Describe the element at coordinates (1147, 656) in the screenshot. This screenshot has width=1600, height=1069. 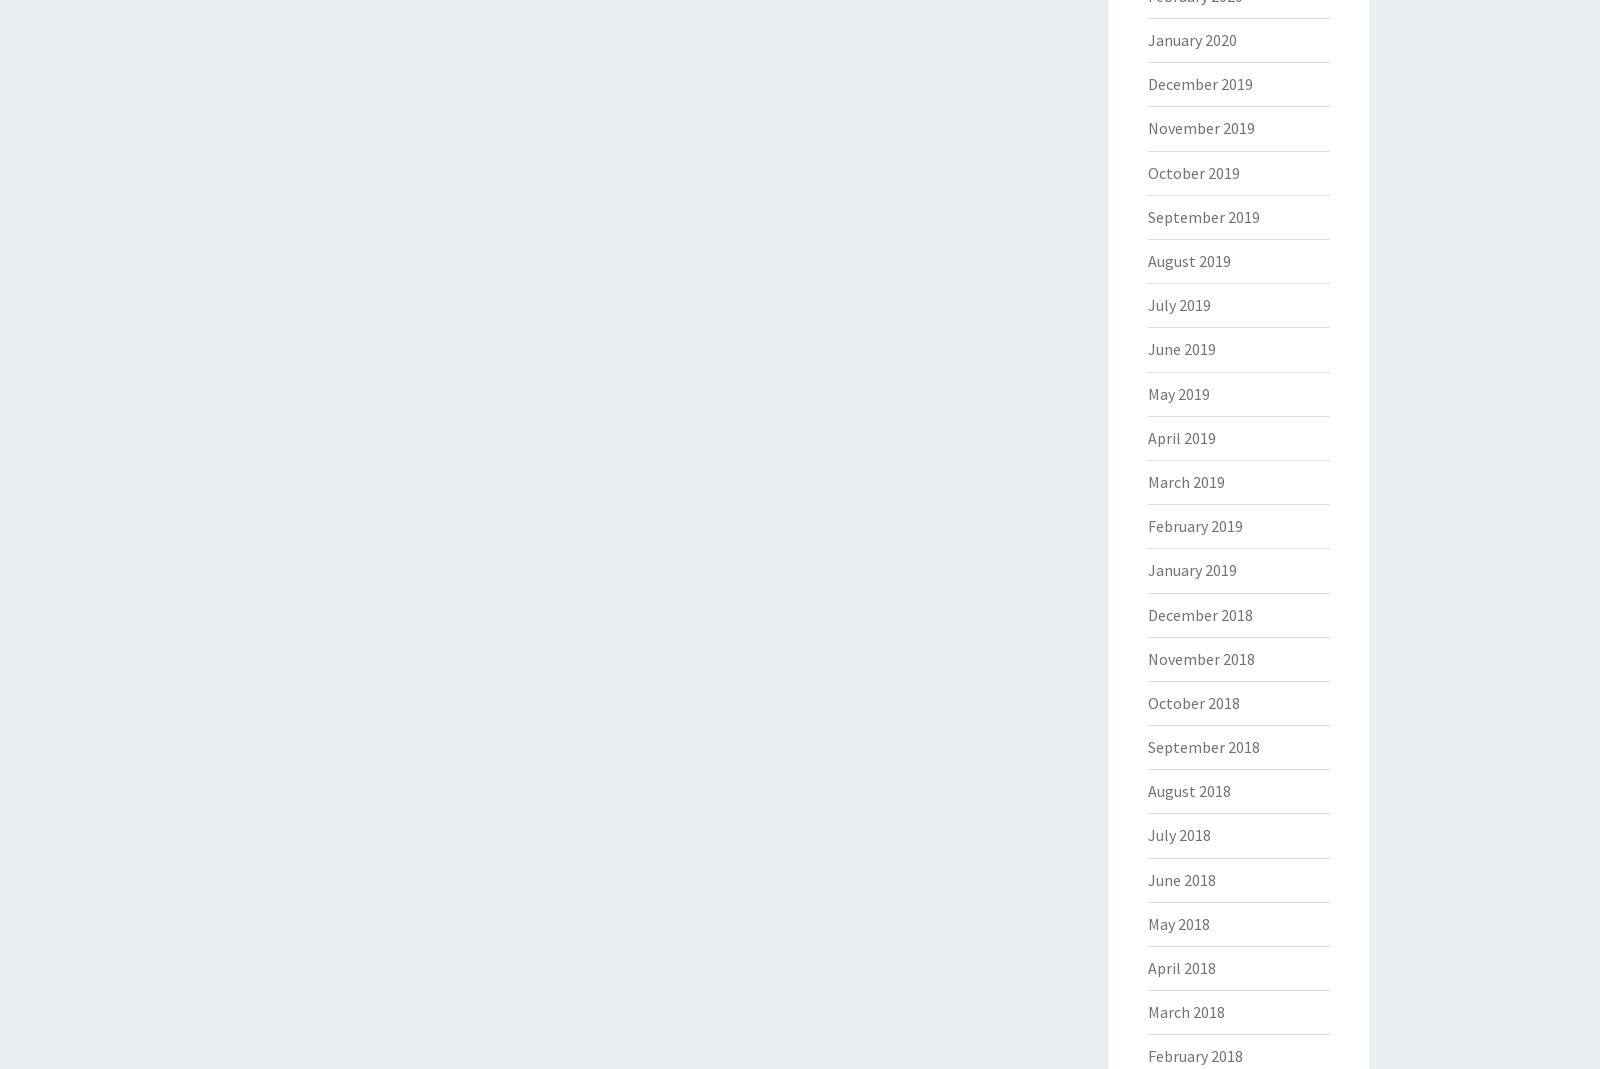
I see `'November 2018'` at that location.